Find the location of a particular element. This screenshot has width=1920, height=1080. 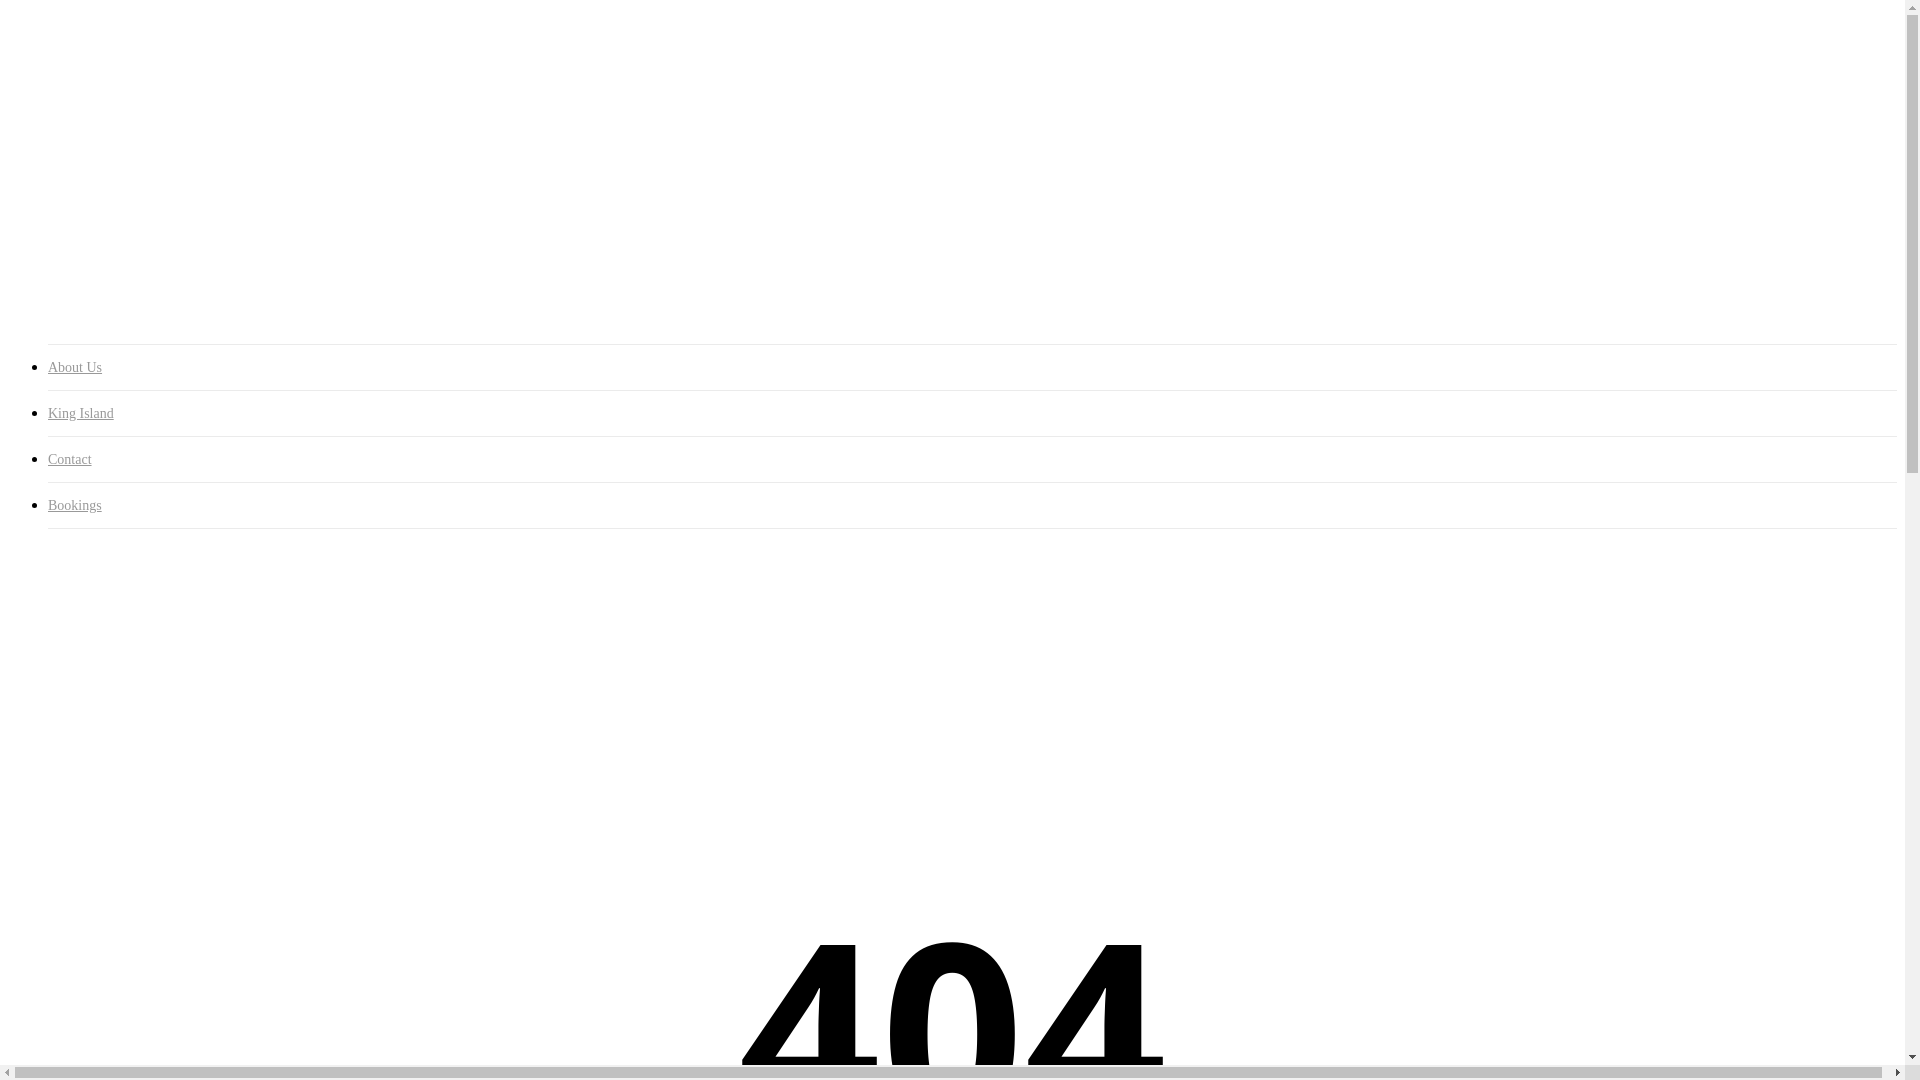

'King Island' is located at coordinates (48, 412).